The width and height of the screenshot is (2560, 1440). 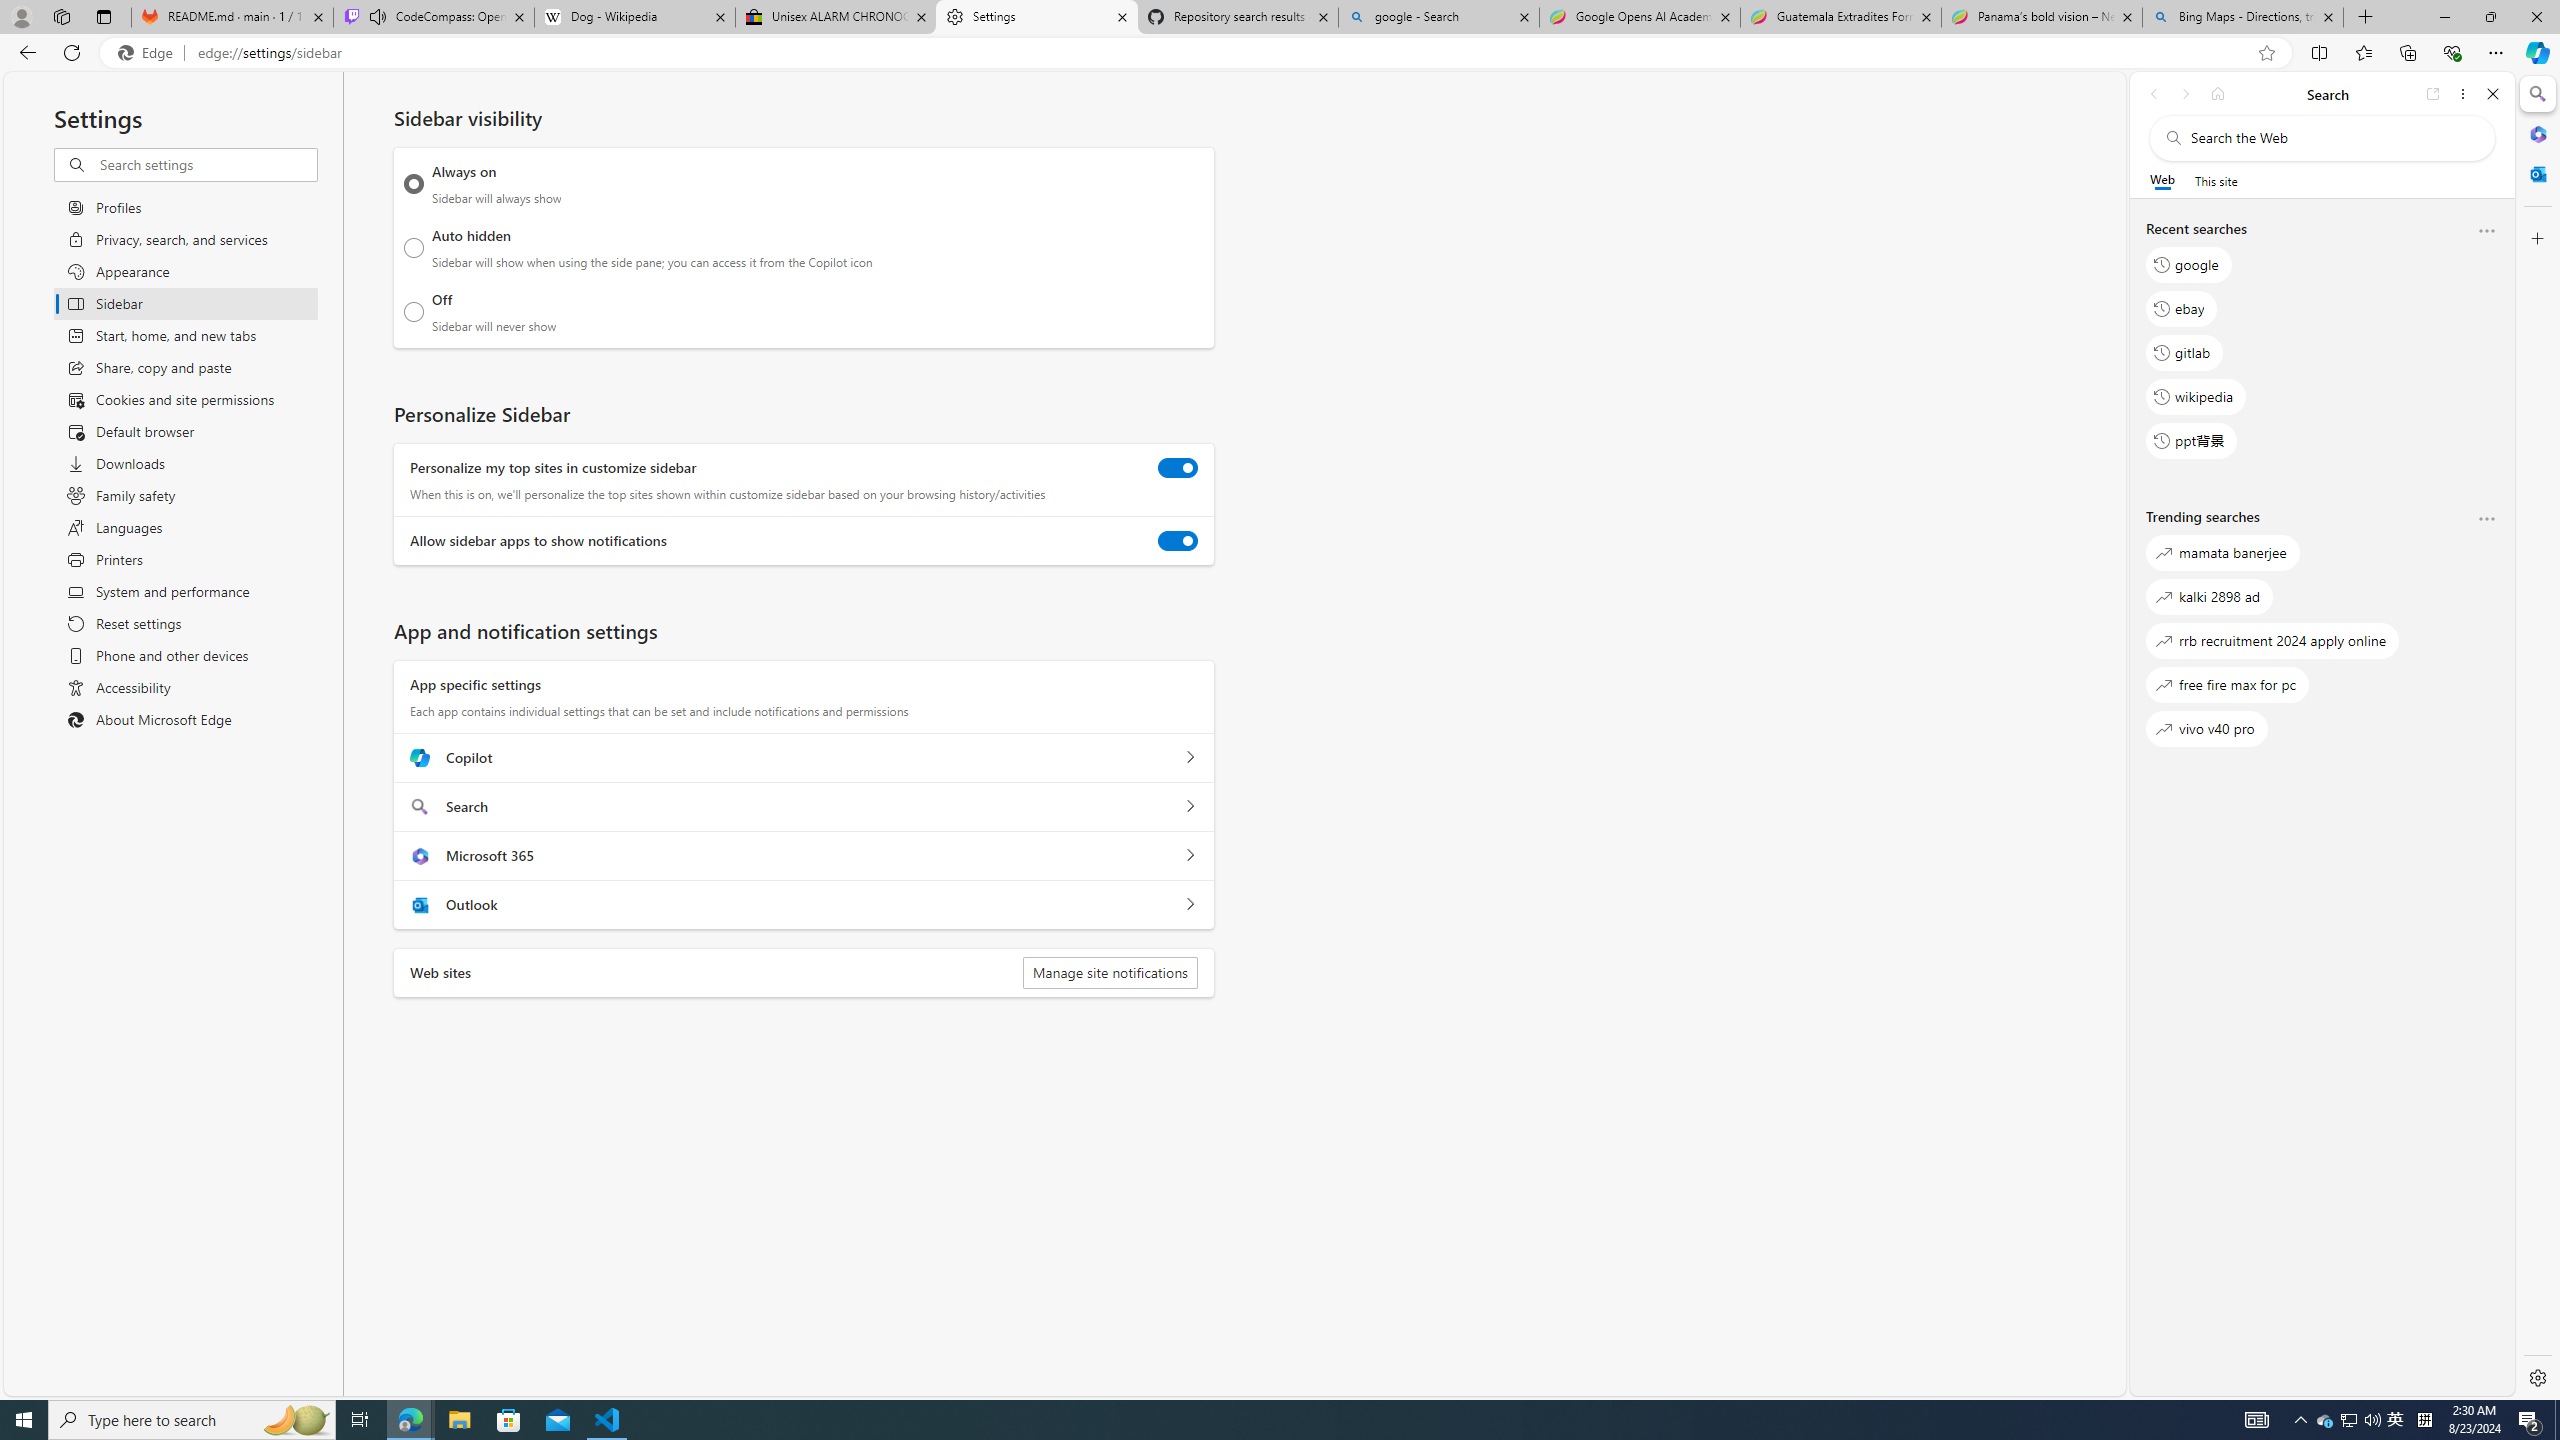 I want to click on 'vivo v40 pro', so click(x=2205, y=728).